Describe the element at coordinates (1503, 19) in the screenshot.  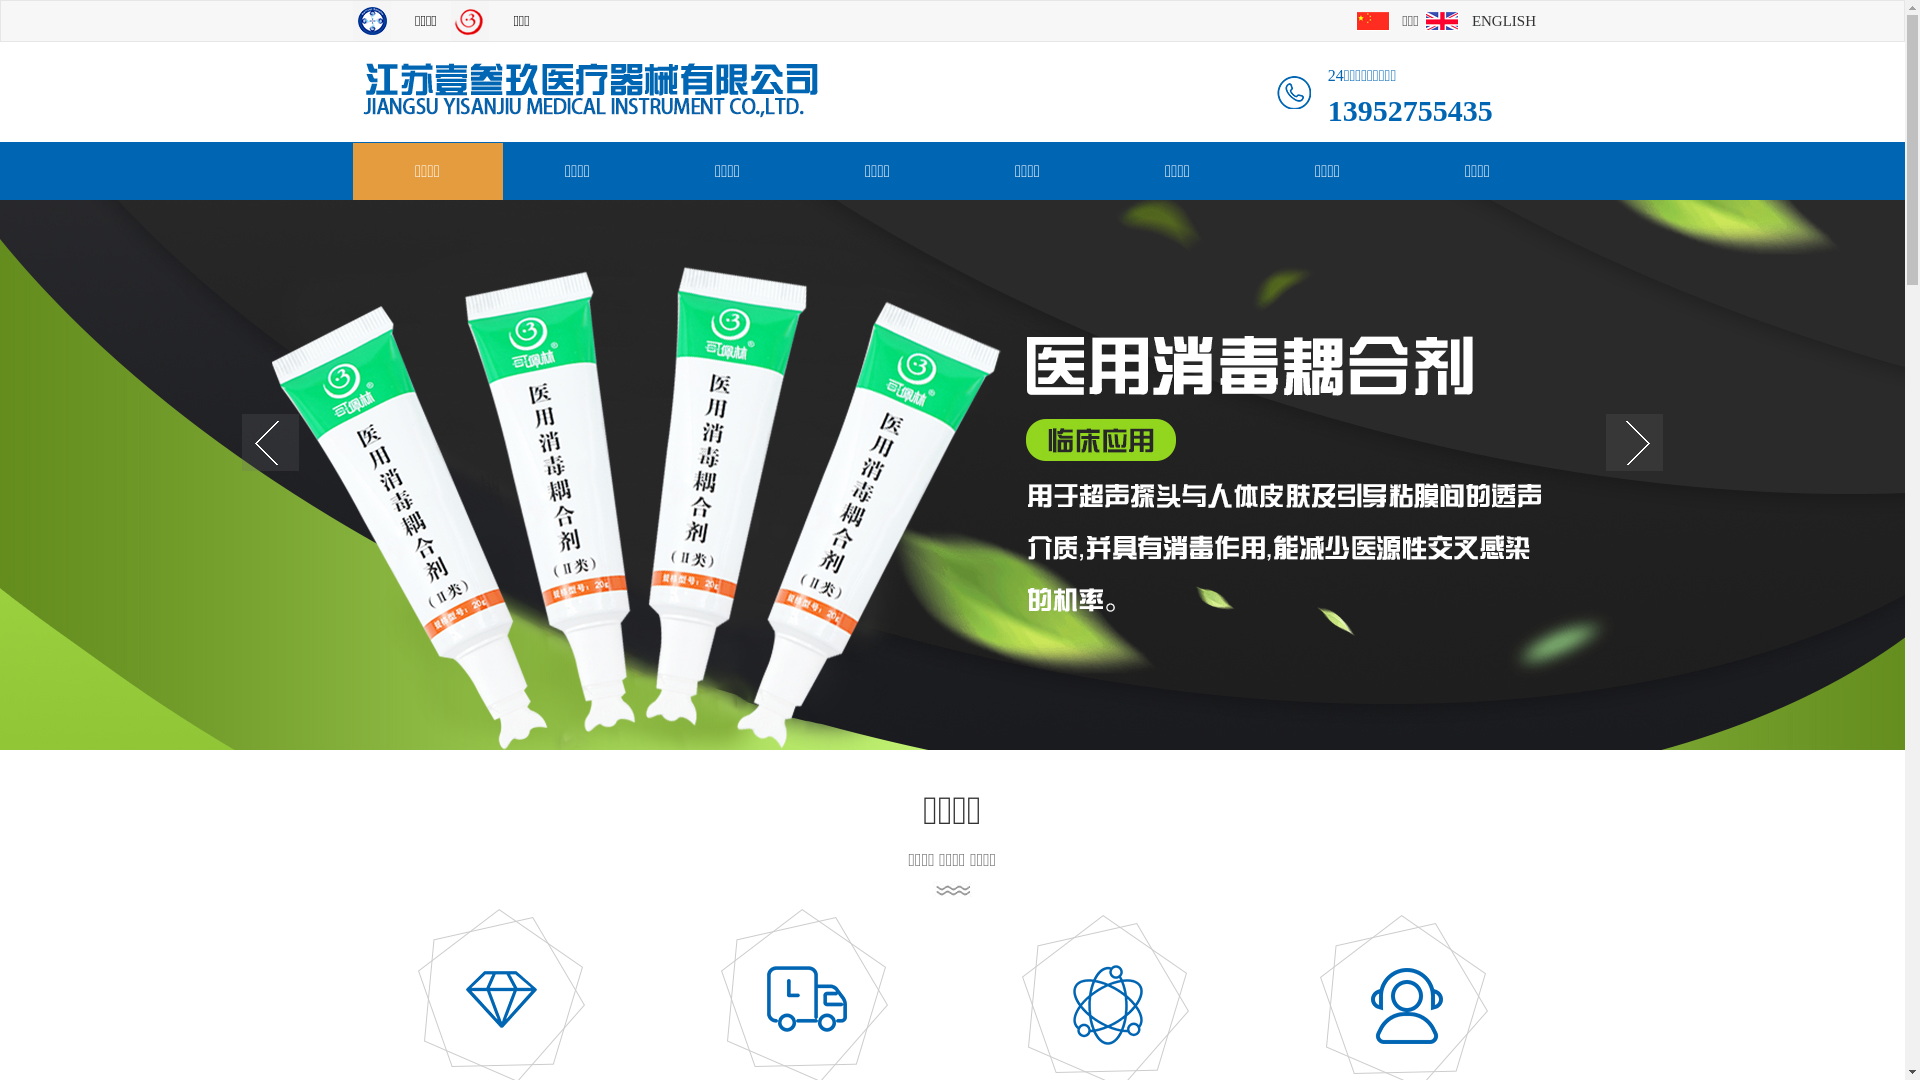
I see `'ENGLISH'` at that location.